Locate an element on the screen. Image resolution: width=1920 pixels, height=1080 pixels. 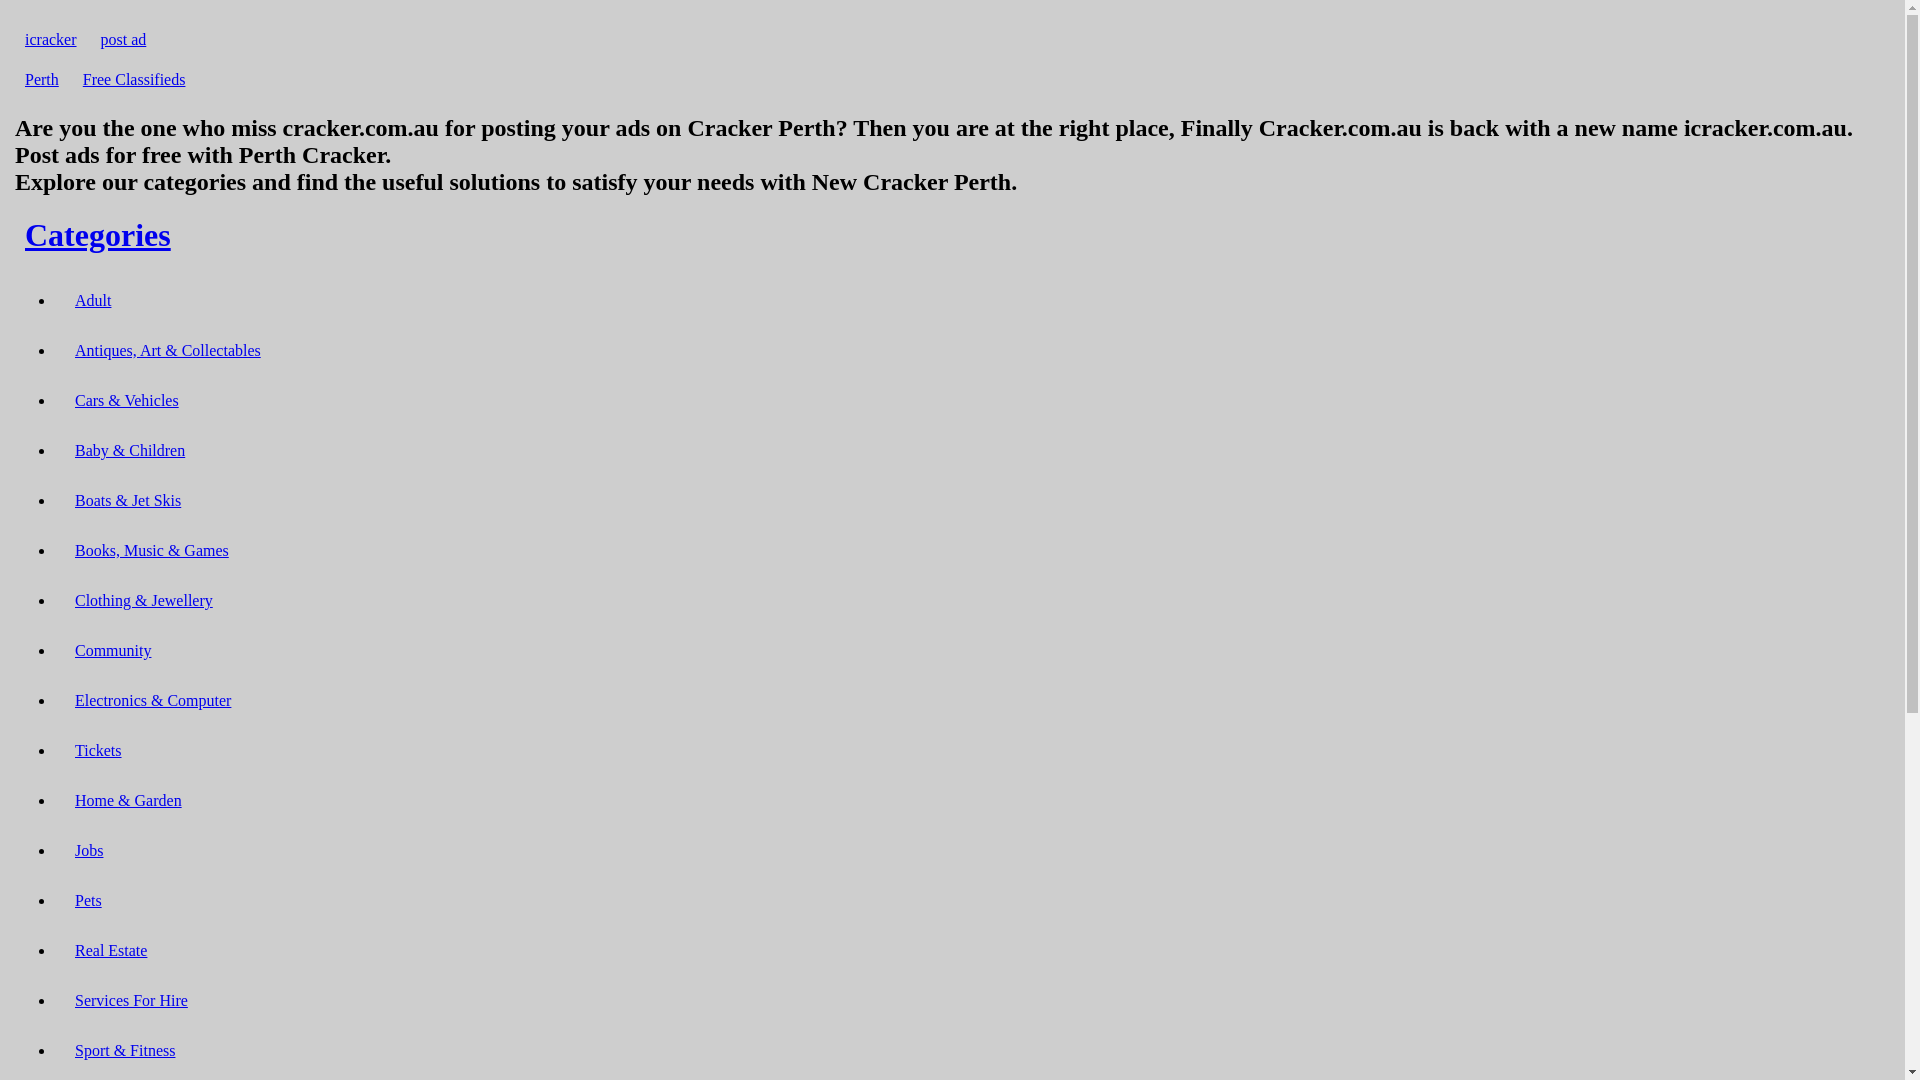
'Home & Garden' is located at coordinates (65, 799).